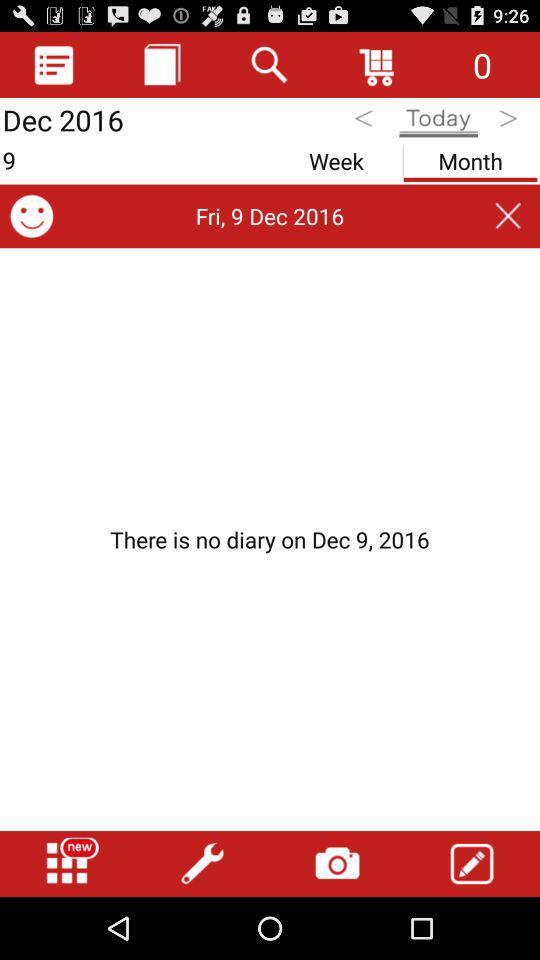 The image size is (540, 960). Describe the element at coordinates (202, 863) in the screenshot. I see `tools/ settings tab` at that location.